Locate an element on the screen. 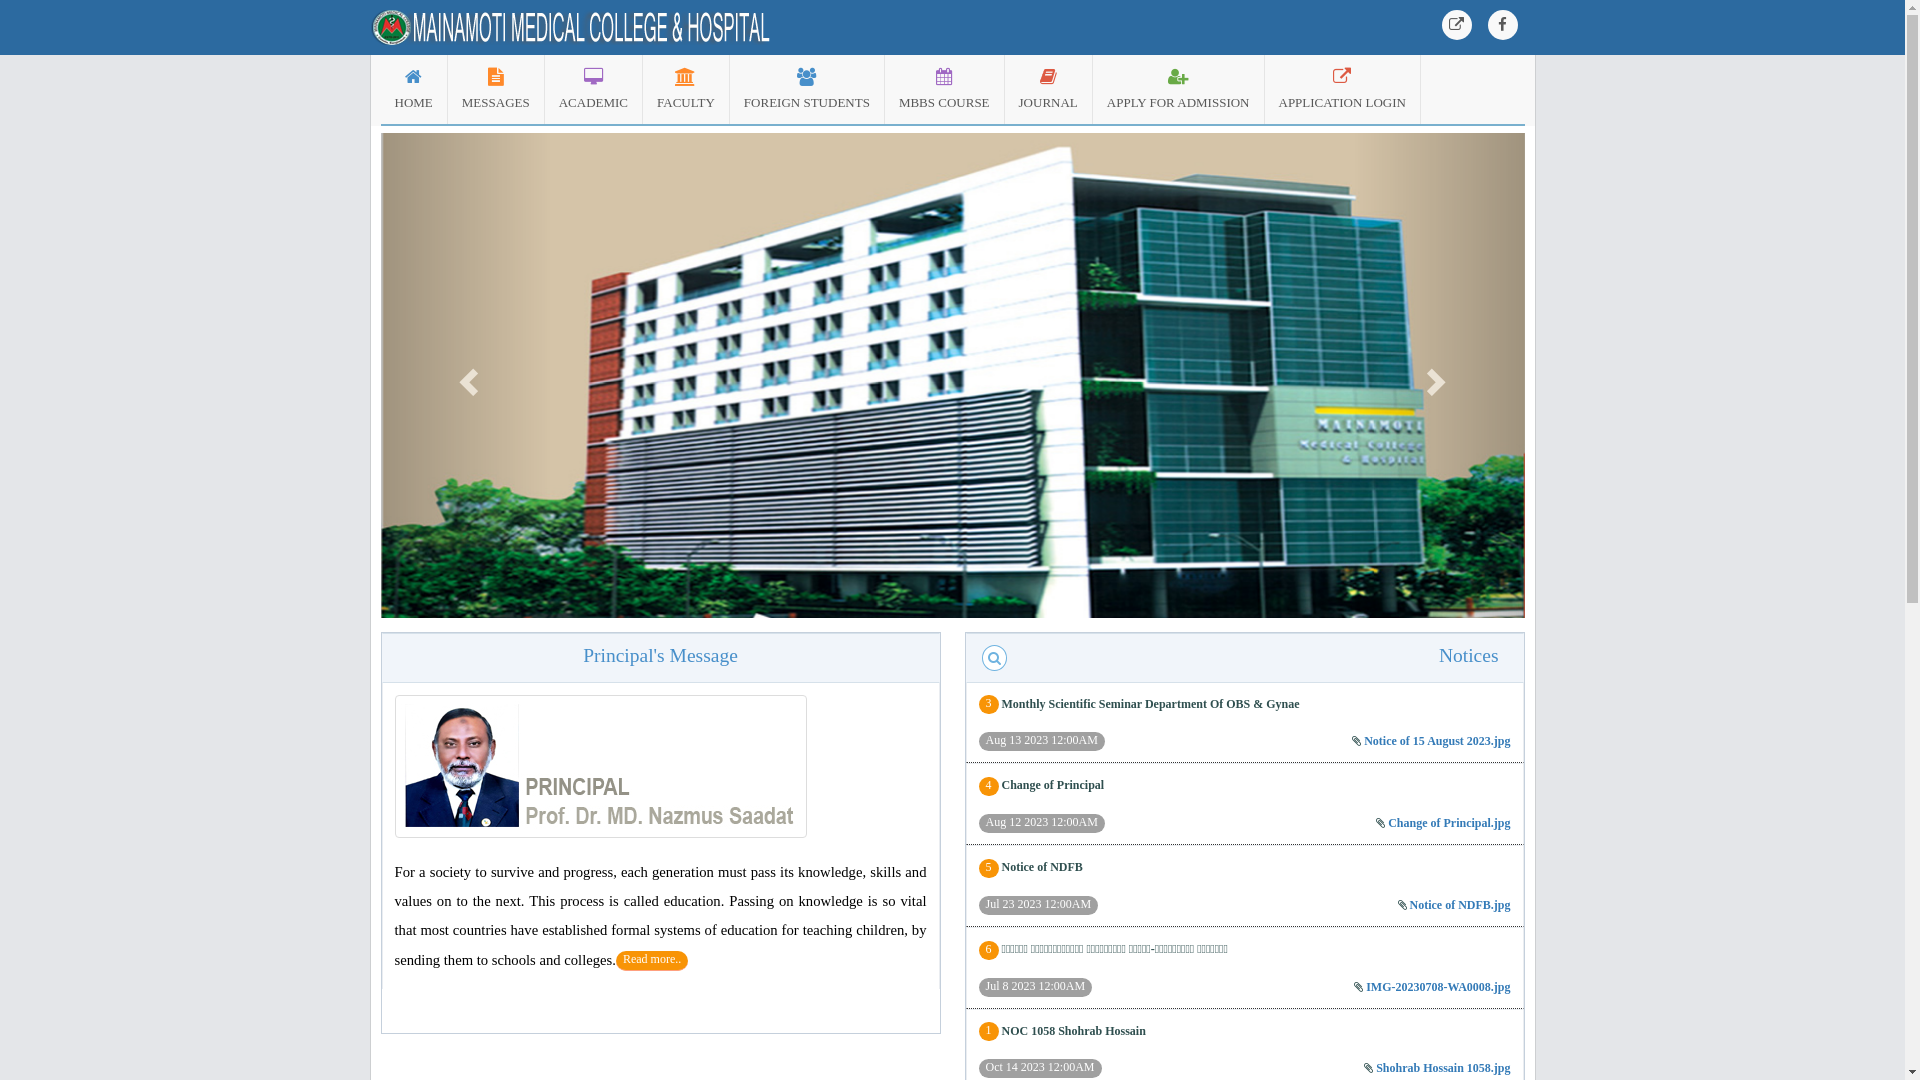  'Web Application Login' is located at coordinates (1457, 24).